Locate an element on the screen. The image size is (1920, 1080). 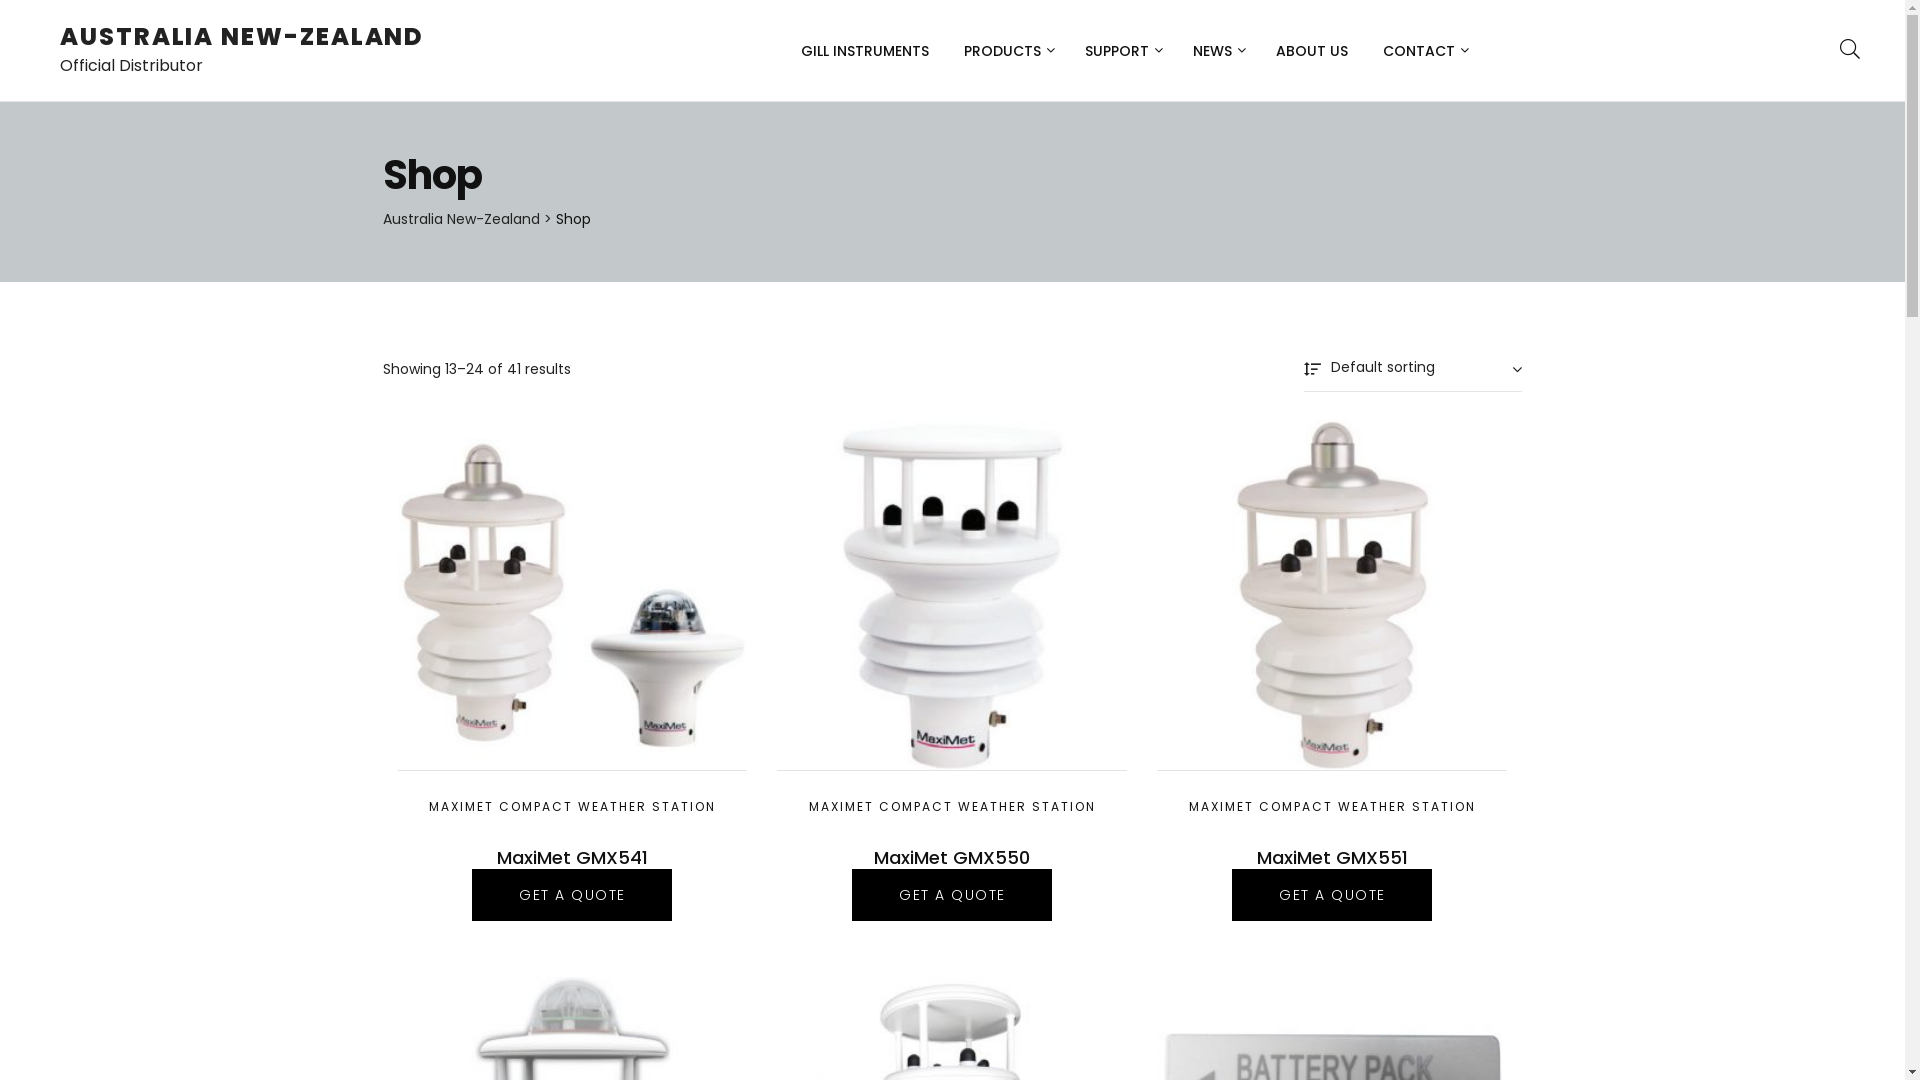
'PRODUCTS' is located at coordinates (1007, 49).